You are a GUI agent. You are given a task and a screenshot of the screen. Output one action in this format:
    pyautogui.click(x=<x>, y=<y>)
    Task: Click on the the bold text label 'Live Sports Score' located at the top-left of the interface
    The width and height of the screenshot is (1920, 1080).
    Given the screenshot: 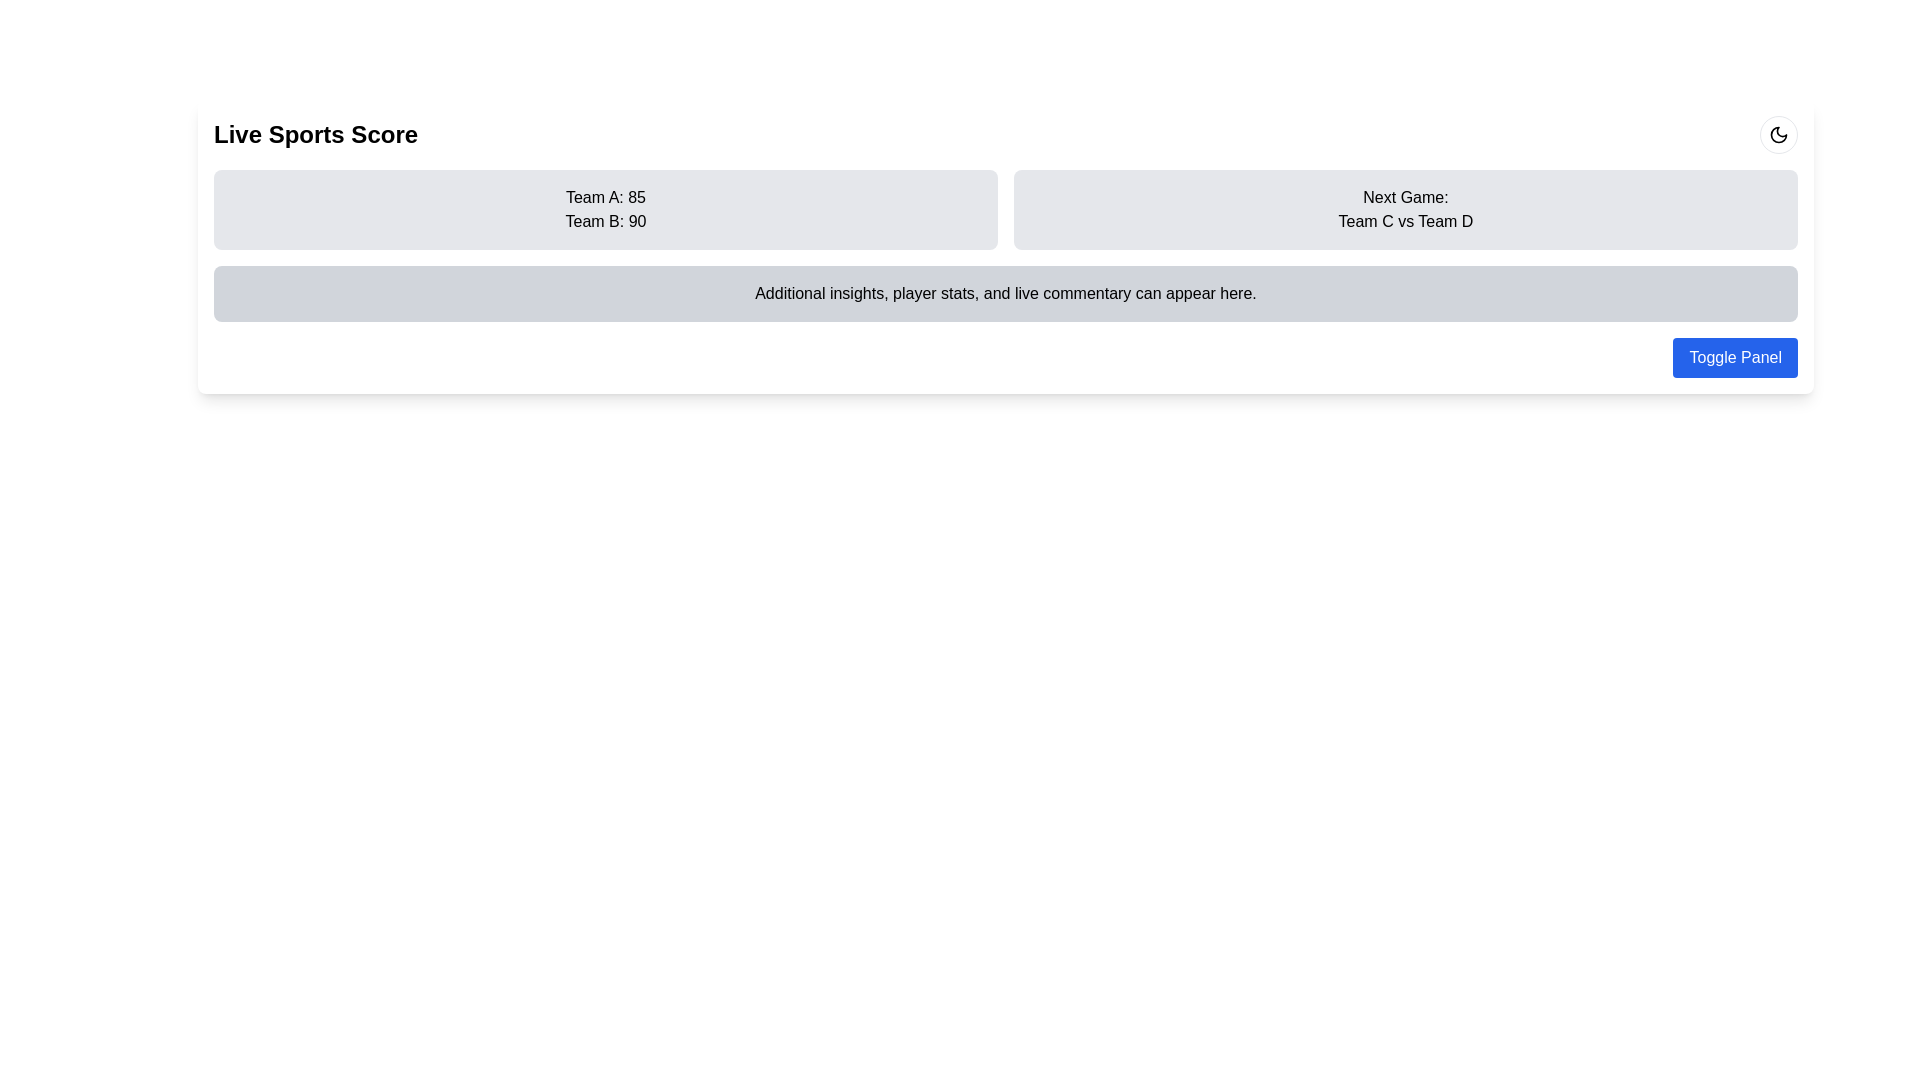 What is the action you would take?
    pyautogui.click(x=315, y=135)
    